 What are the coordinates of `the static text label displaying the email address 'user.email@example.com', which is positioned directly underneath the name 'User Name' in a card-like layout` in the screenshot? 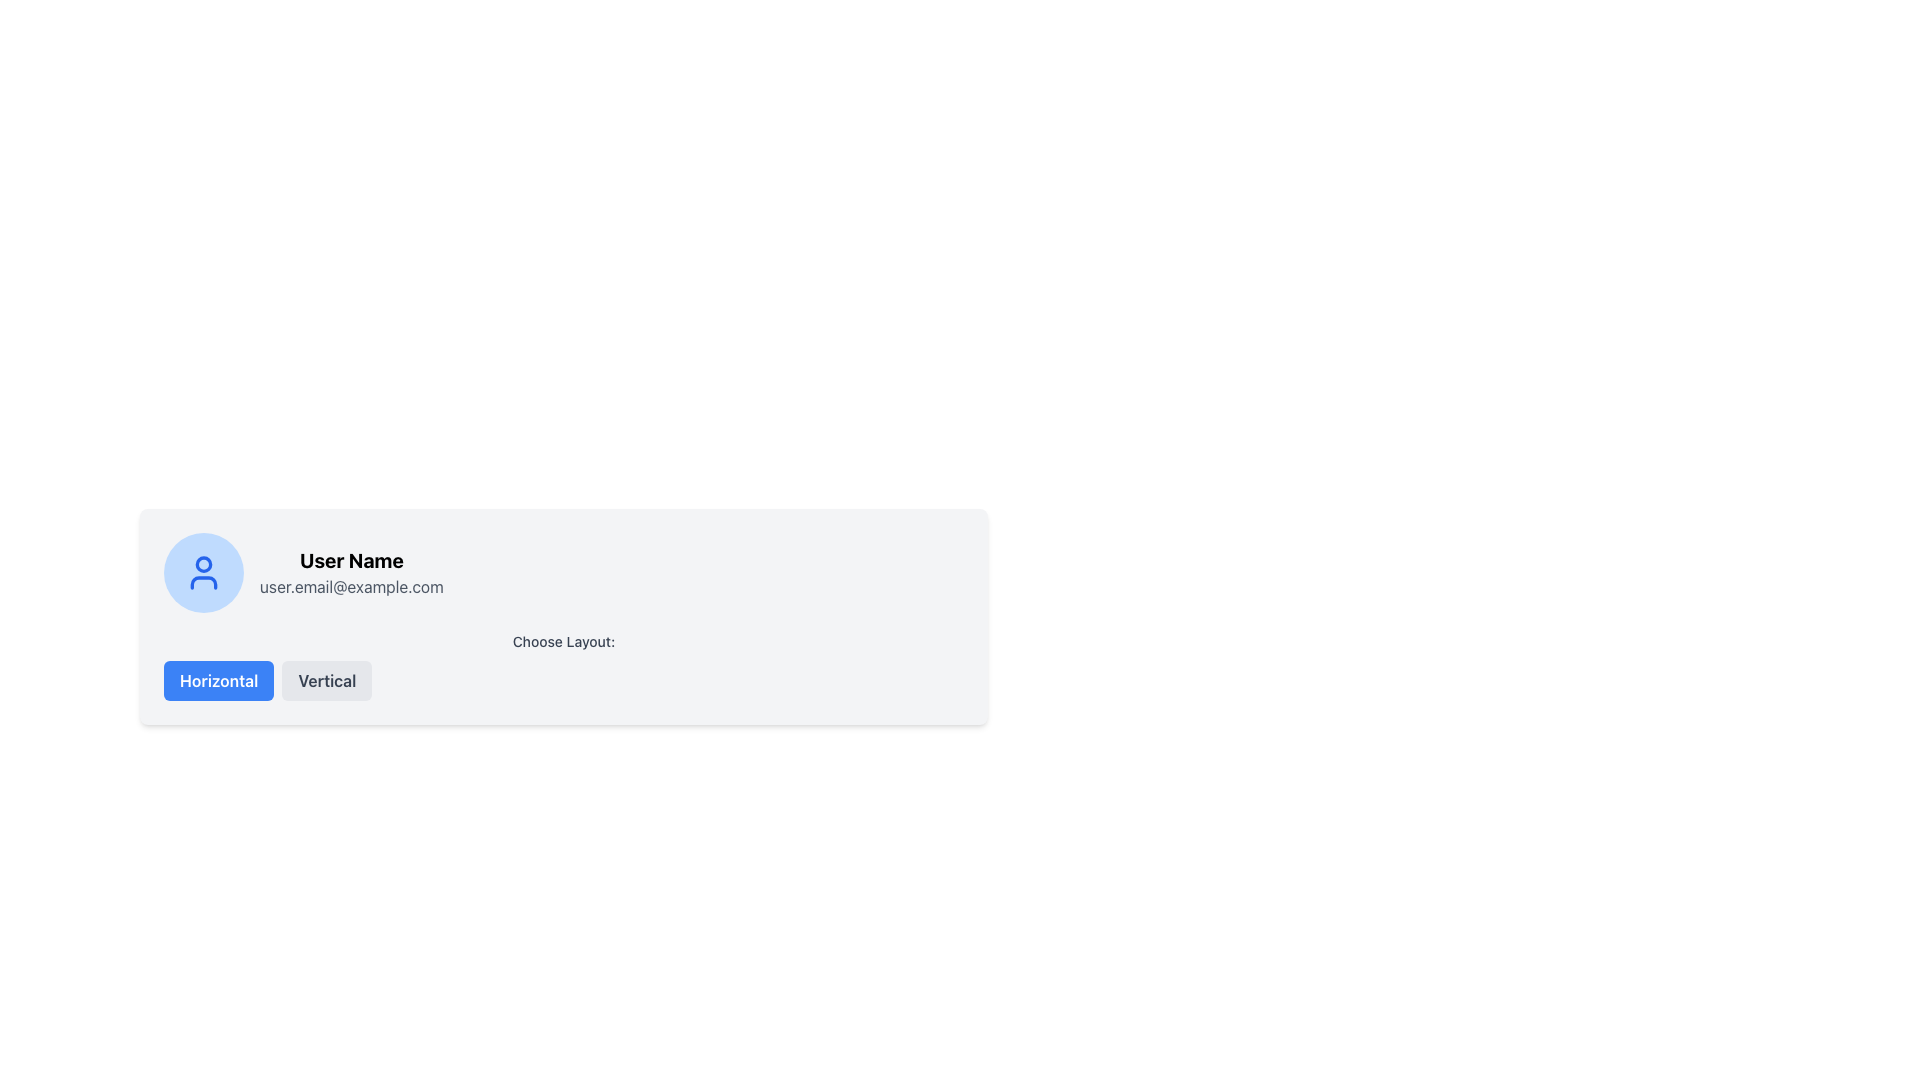 It's located at (351, 585).